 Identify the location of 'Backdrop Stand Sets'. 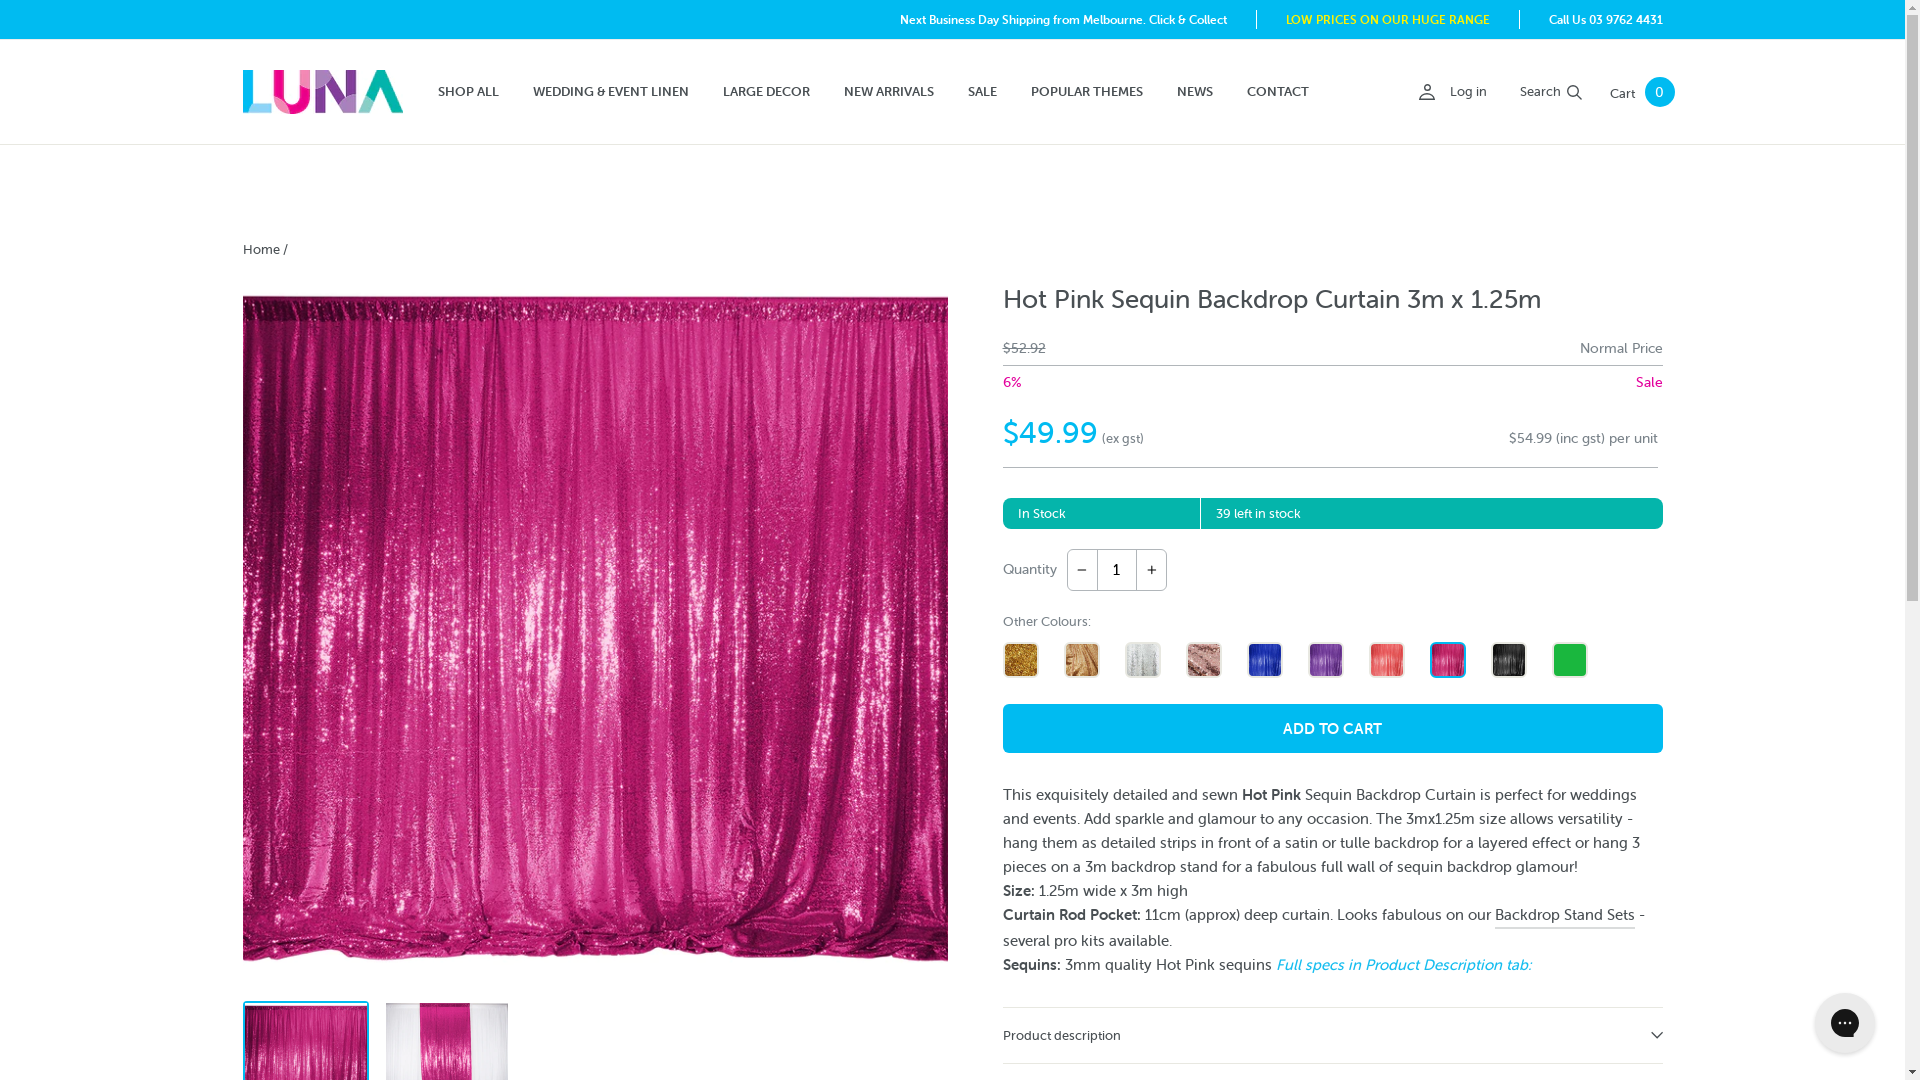
(1493, 915).